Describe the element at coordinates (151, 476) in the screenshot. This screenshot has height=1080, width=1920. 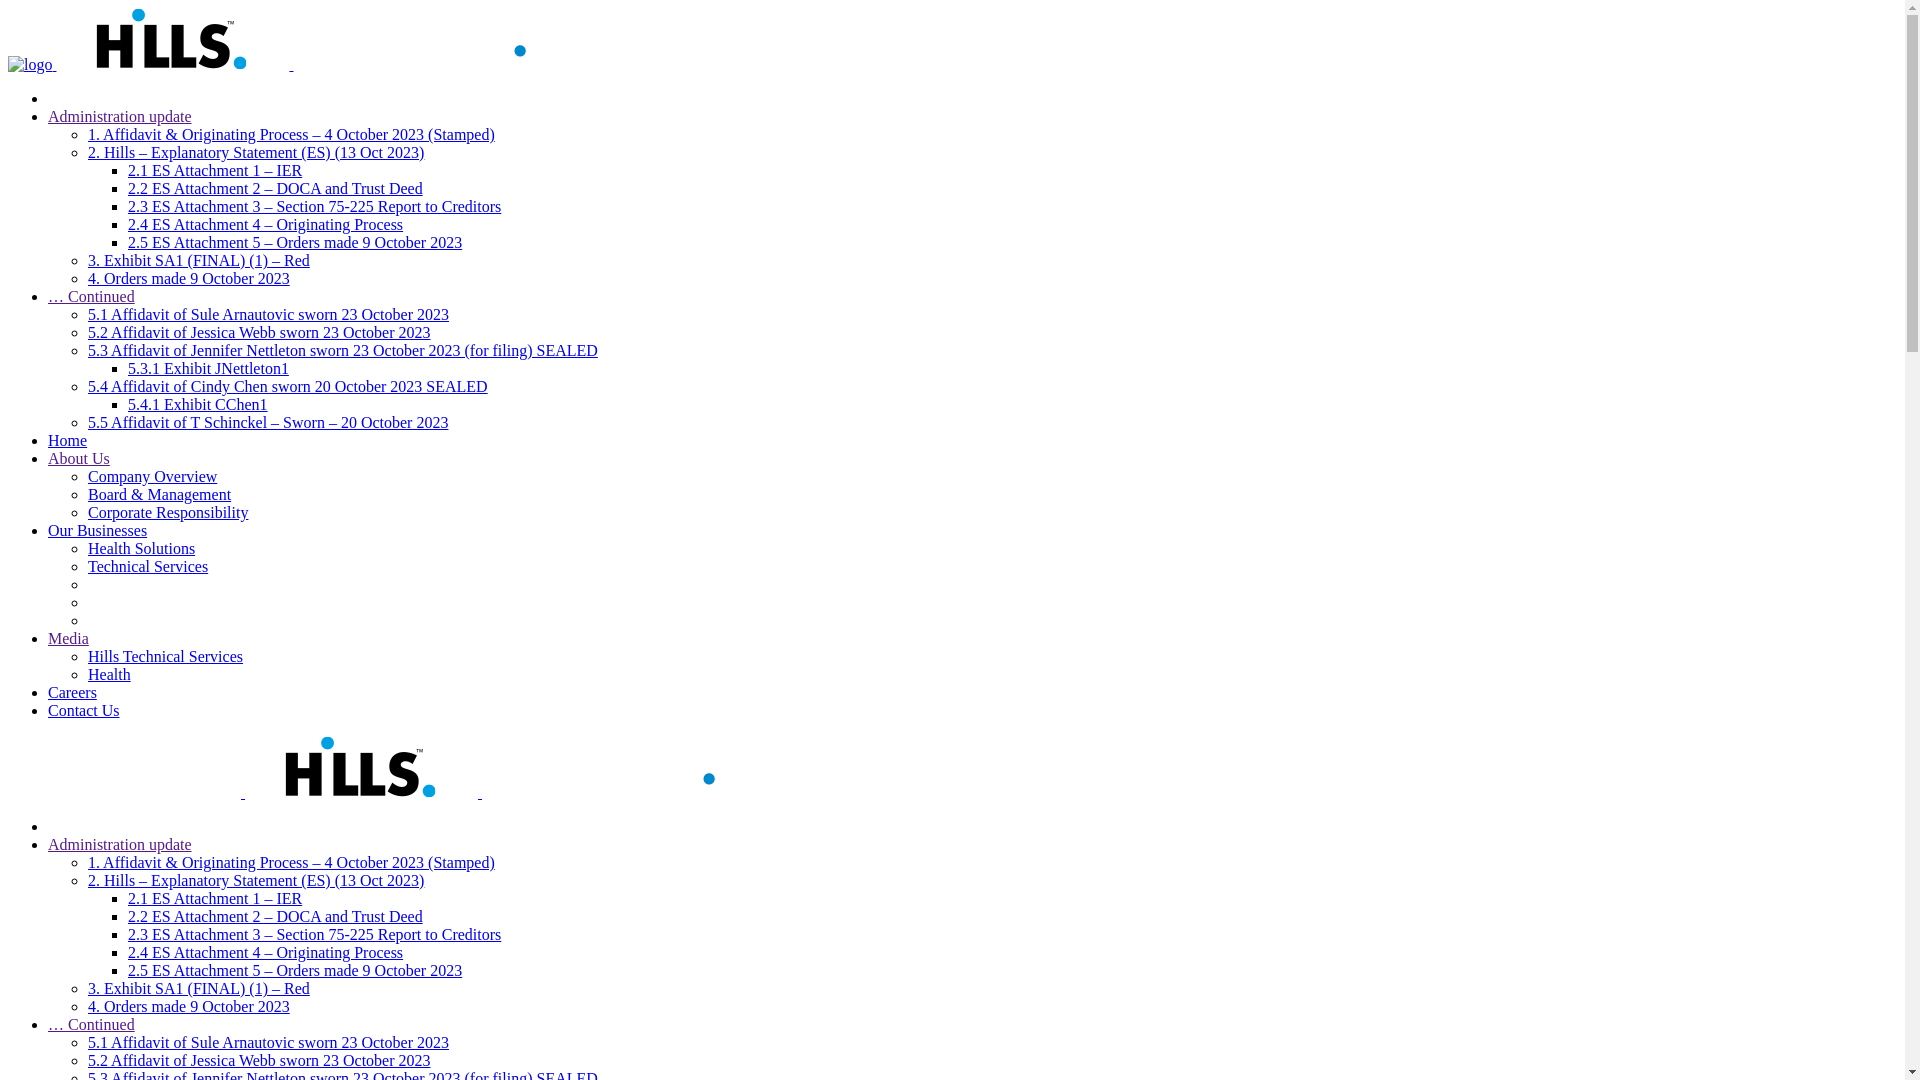
I see `'Company Overview'` at that location.